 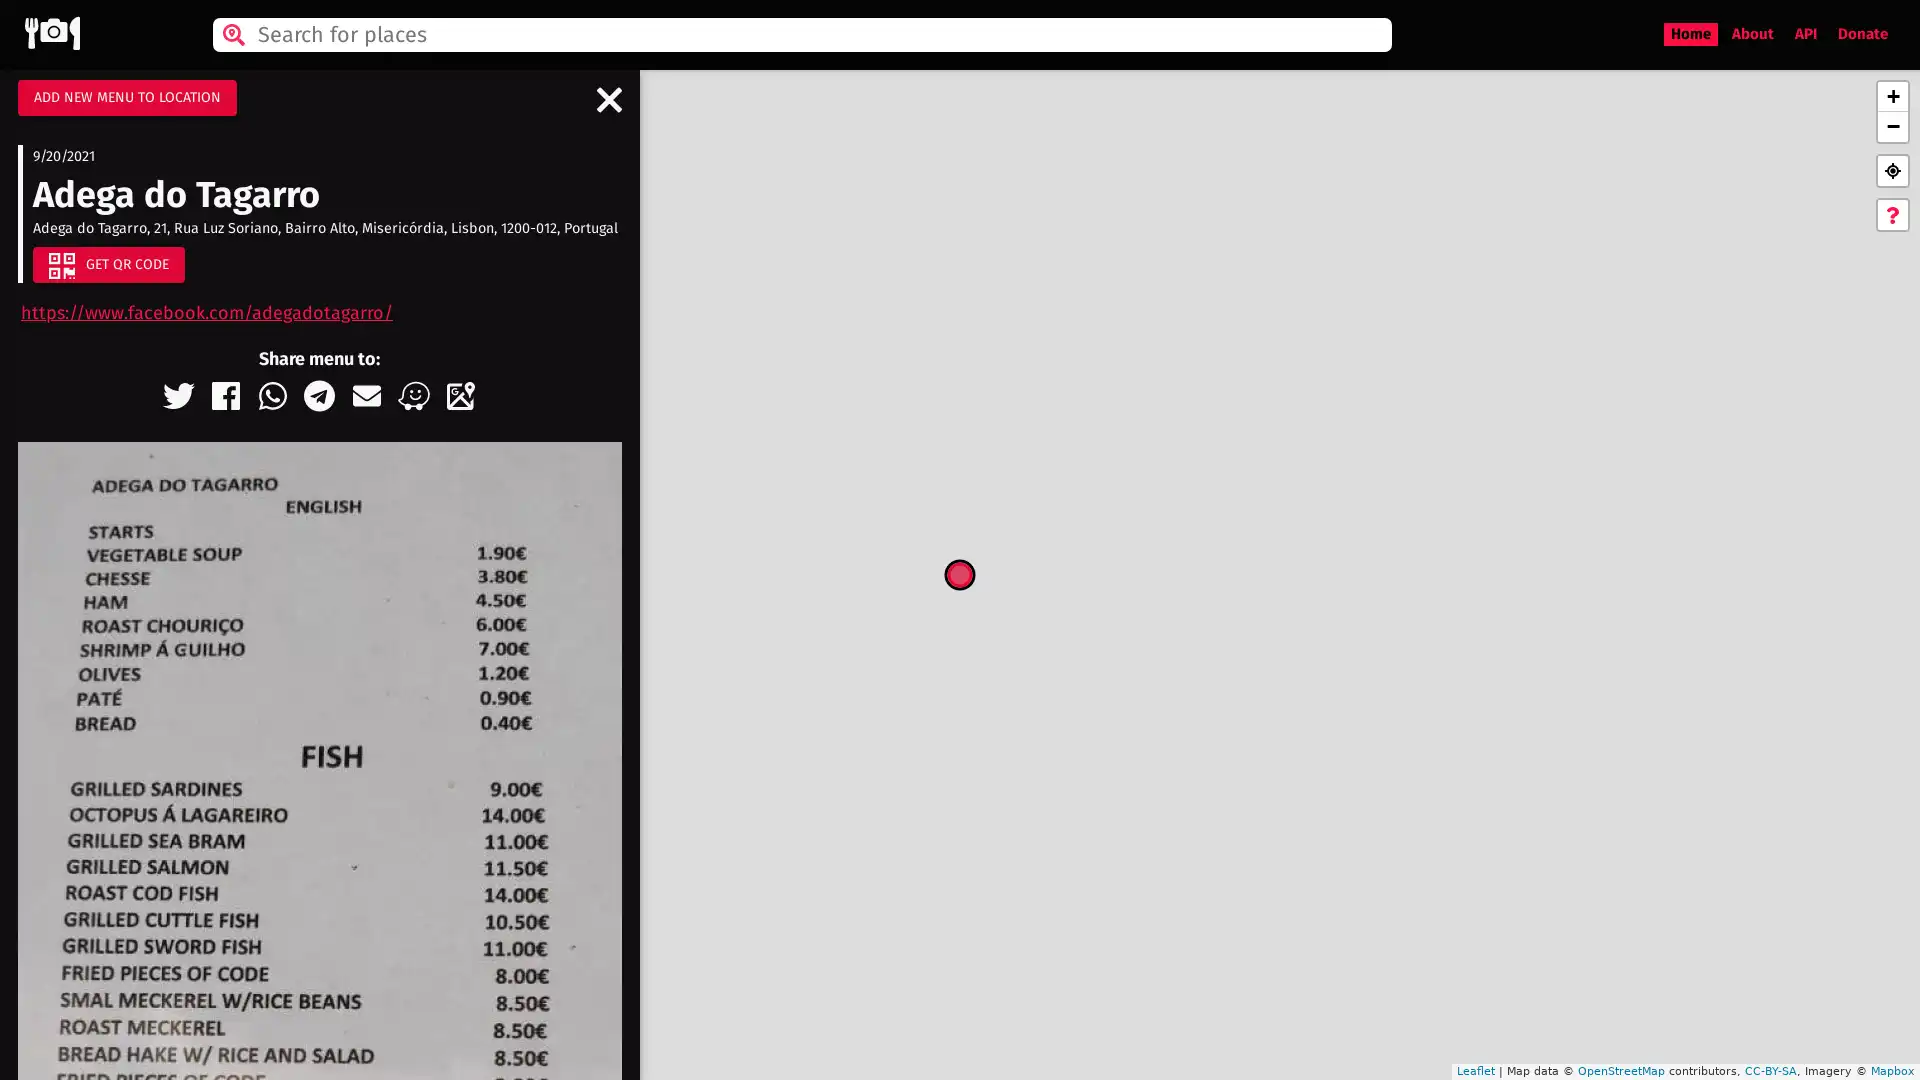 I want to click on Zoom out, so click(x=1891, y=127).